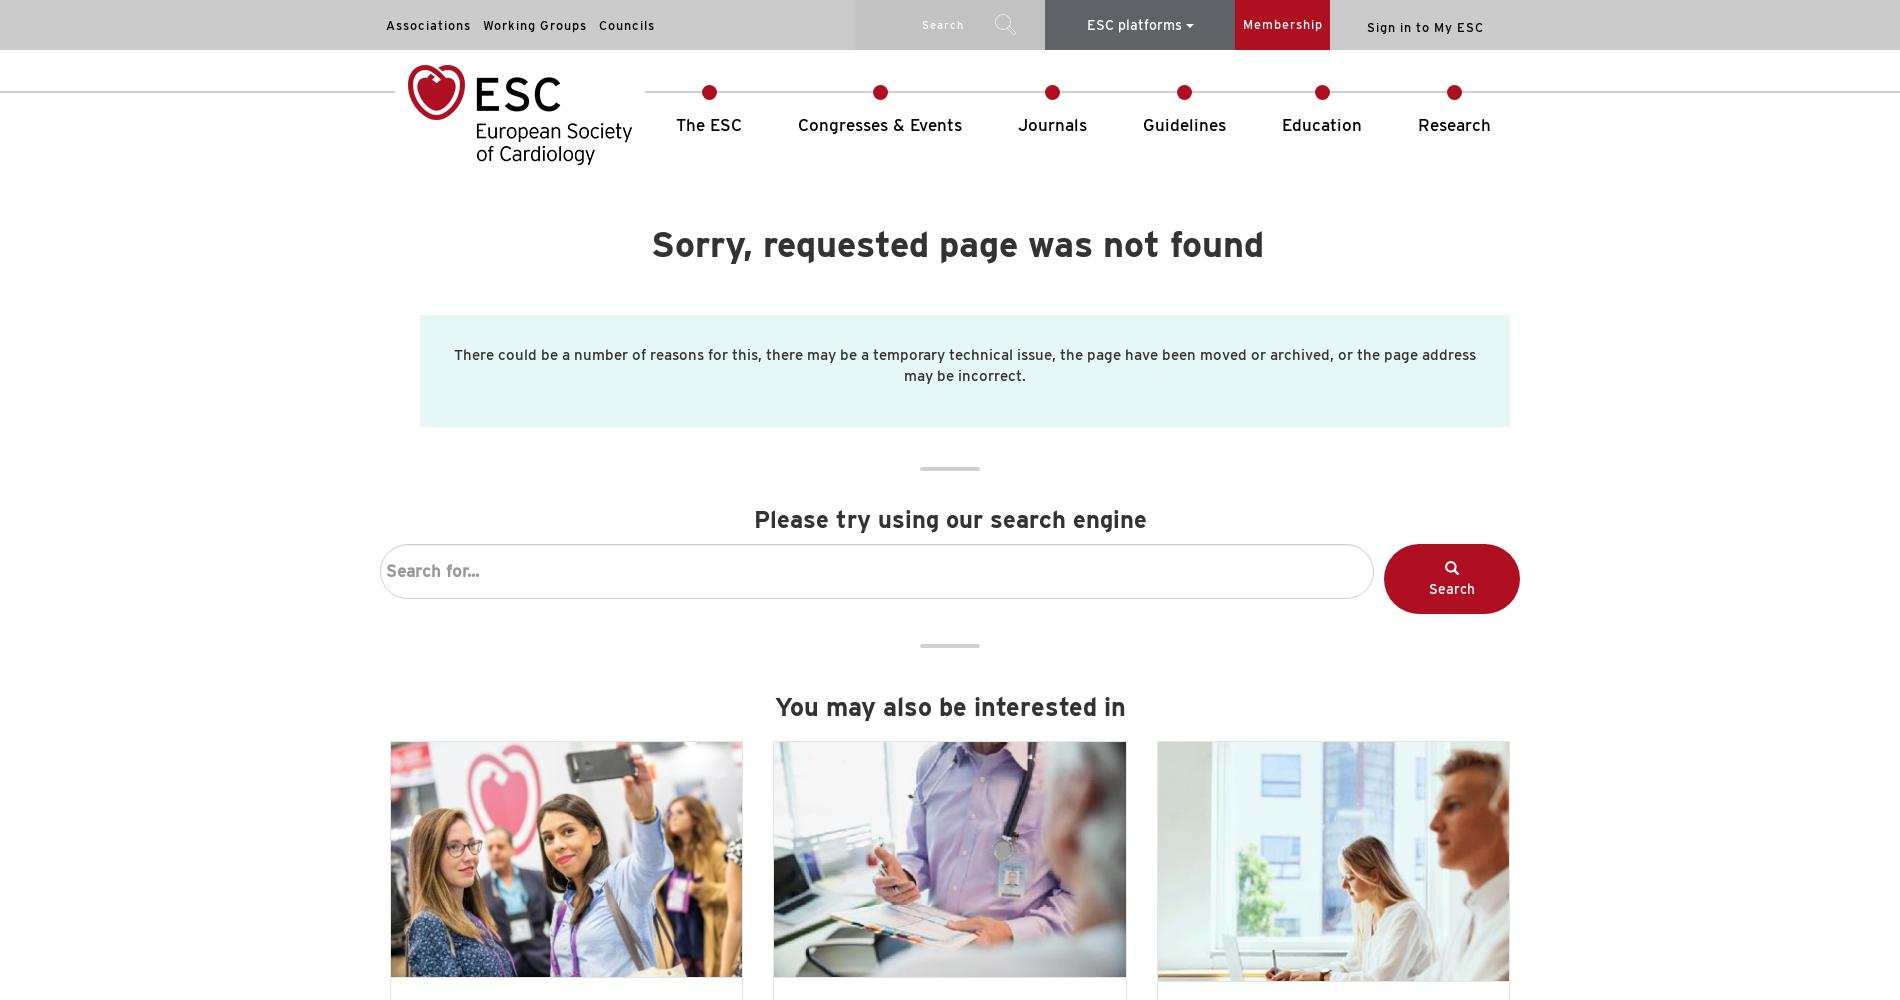 Image resolution: width=1900 pixels, height=1000 pixels. I want to click on 'Councils', so click(627, 25).